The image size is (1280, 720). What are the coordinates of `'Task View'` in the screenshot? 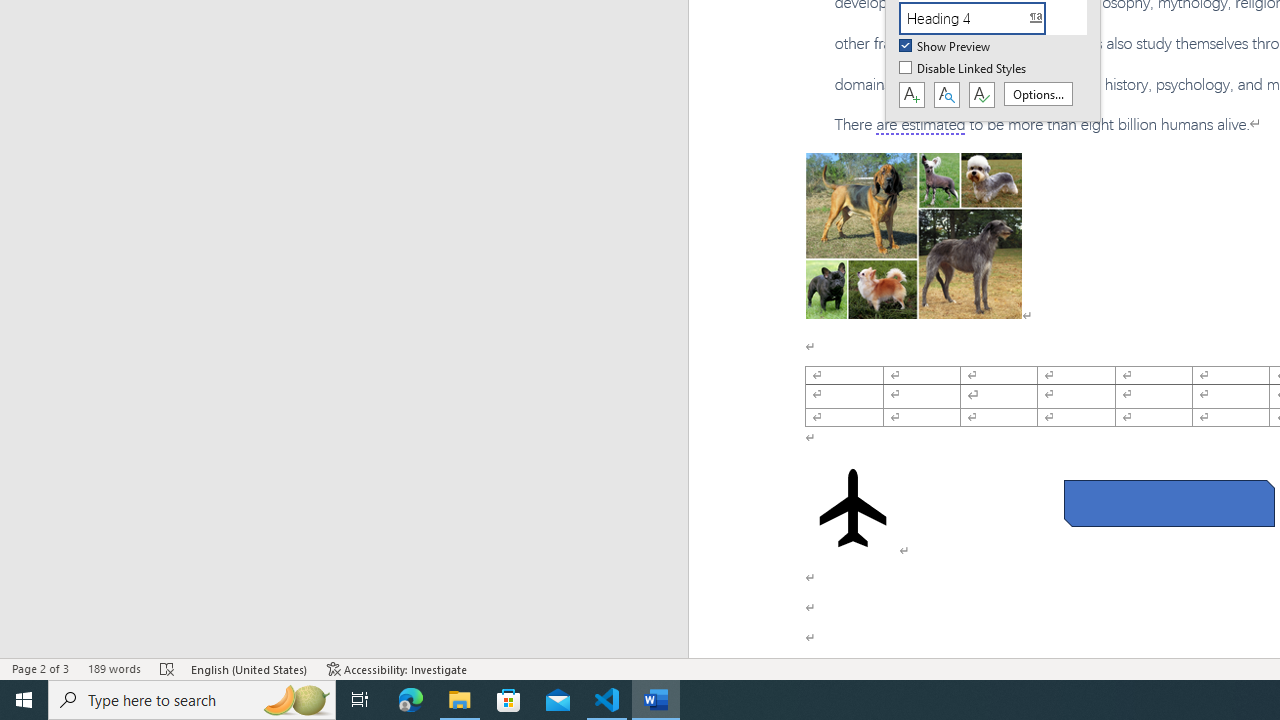 It's located at (359, 698).